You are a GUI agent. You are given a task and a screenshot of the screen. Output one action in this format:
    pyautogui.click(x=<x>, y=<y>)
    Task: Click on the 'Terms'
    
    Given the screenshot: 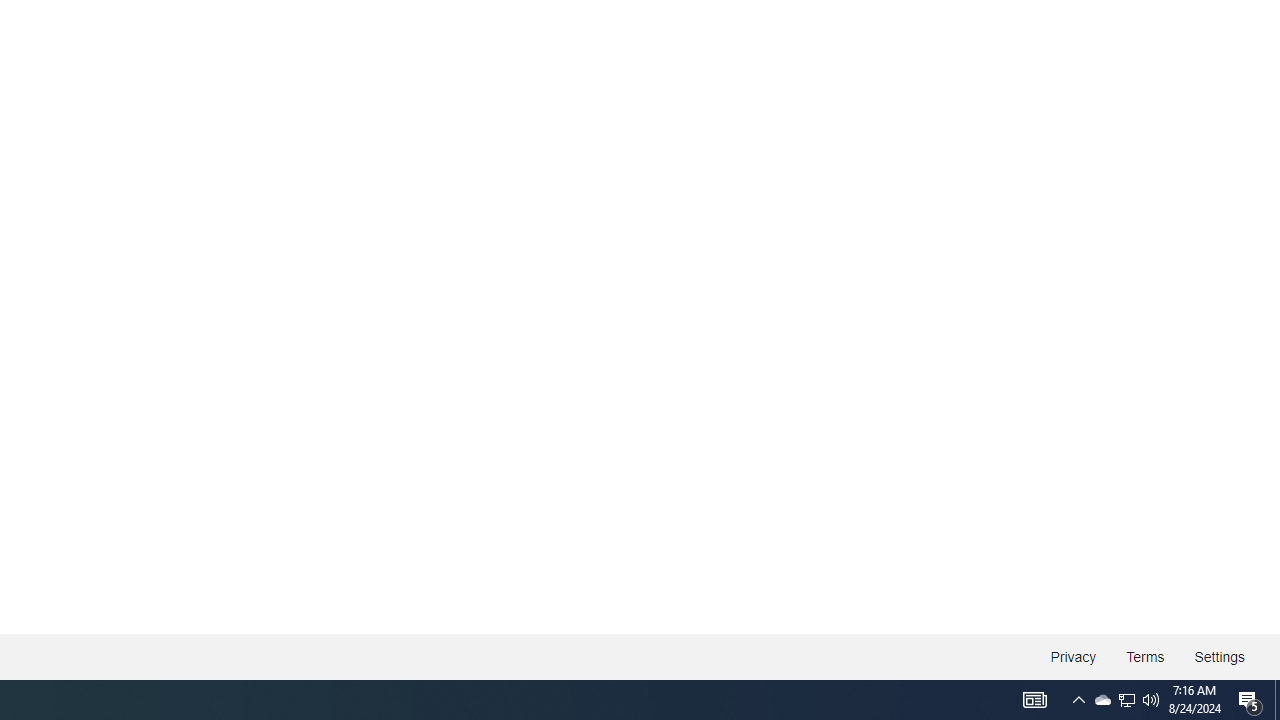 What is the action you would take?
    pyautogui.click(x=1145, y=657)
    